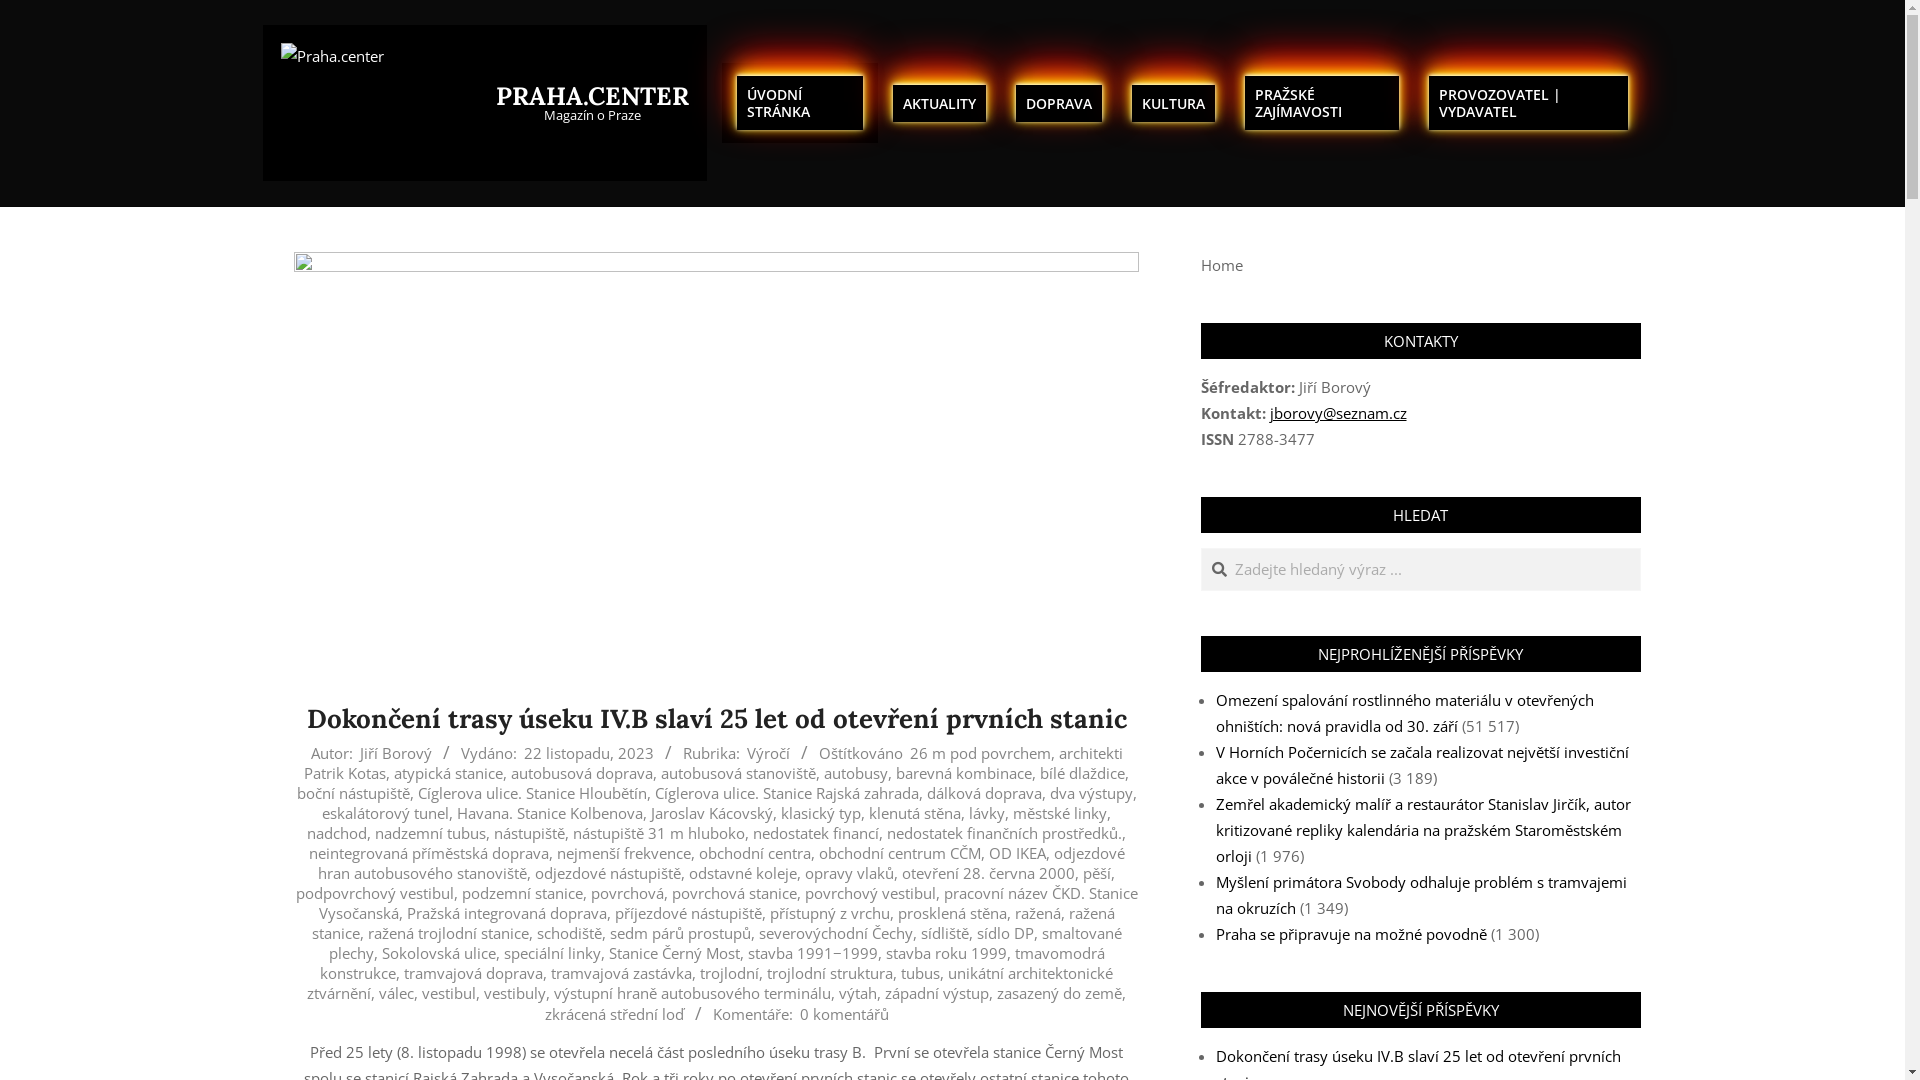 Image resolution: width=1920 pixels, height=1080 pixels. What do you see at coordinates (1527, 103) in the screenshot?
I see `'PROVOZOVATEL | VYDAVATEL'` at bounding box center [1527, 103].